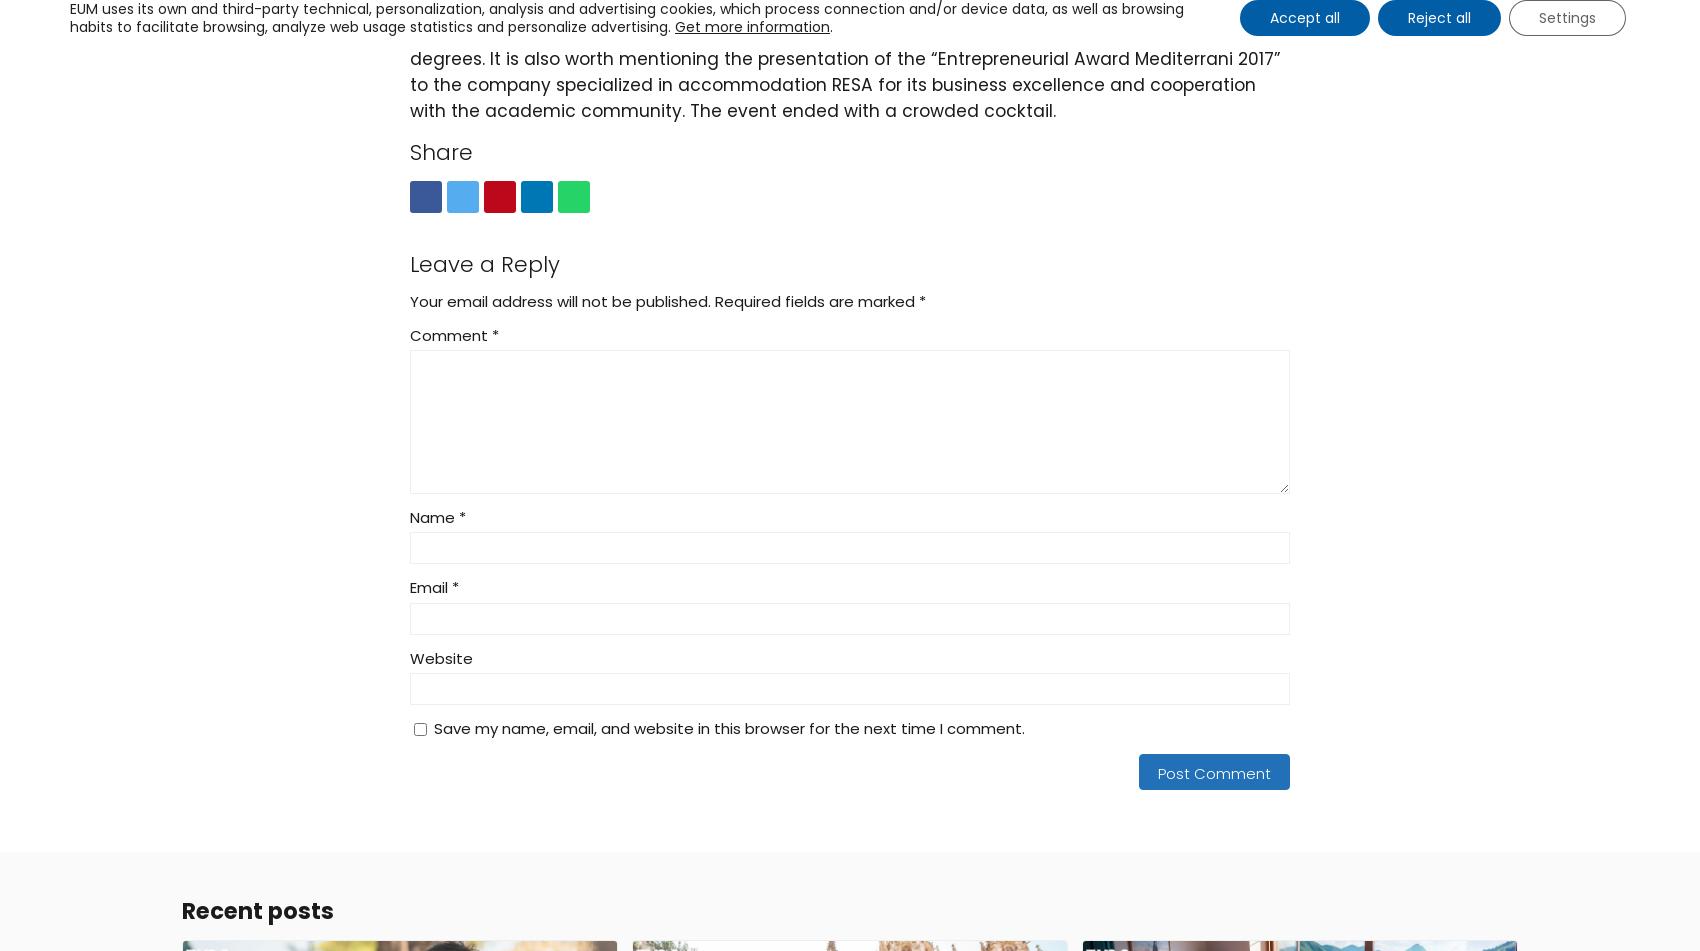 The image size is (1700, 951). I want to click on 'Email', so click(408, 586).